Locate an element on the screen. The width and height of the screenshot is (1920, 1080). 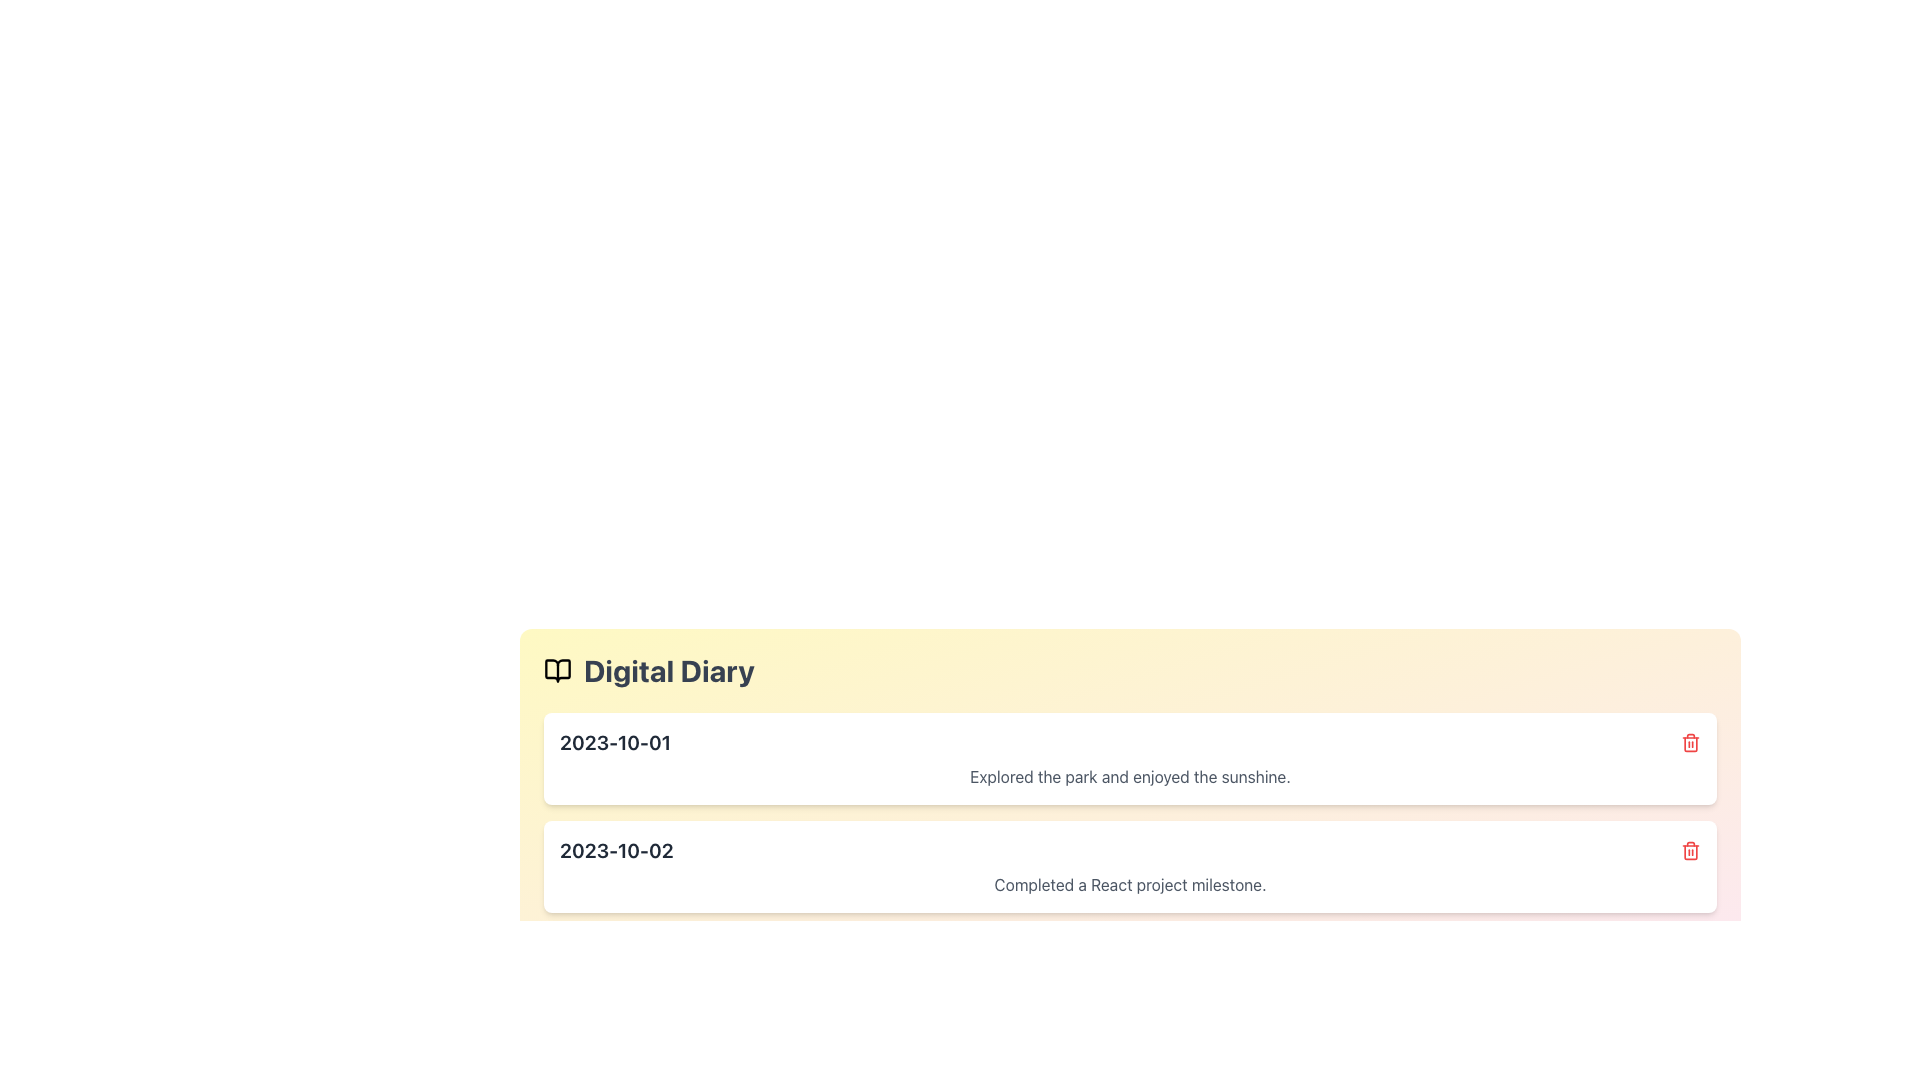
the trash can icon outlined in red, positioned to the right of the date text '2023-10-01', to possibly show a tooltip is located at coordinates (1689, 743).